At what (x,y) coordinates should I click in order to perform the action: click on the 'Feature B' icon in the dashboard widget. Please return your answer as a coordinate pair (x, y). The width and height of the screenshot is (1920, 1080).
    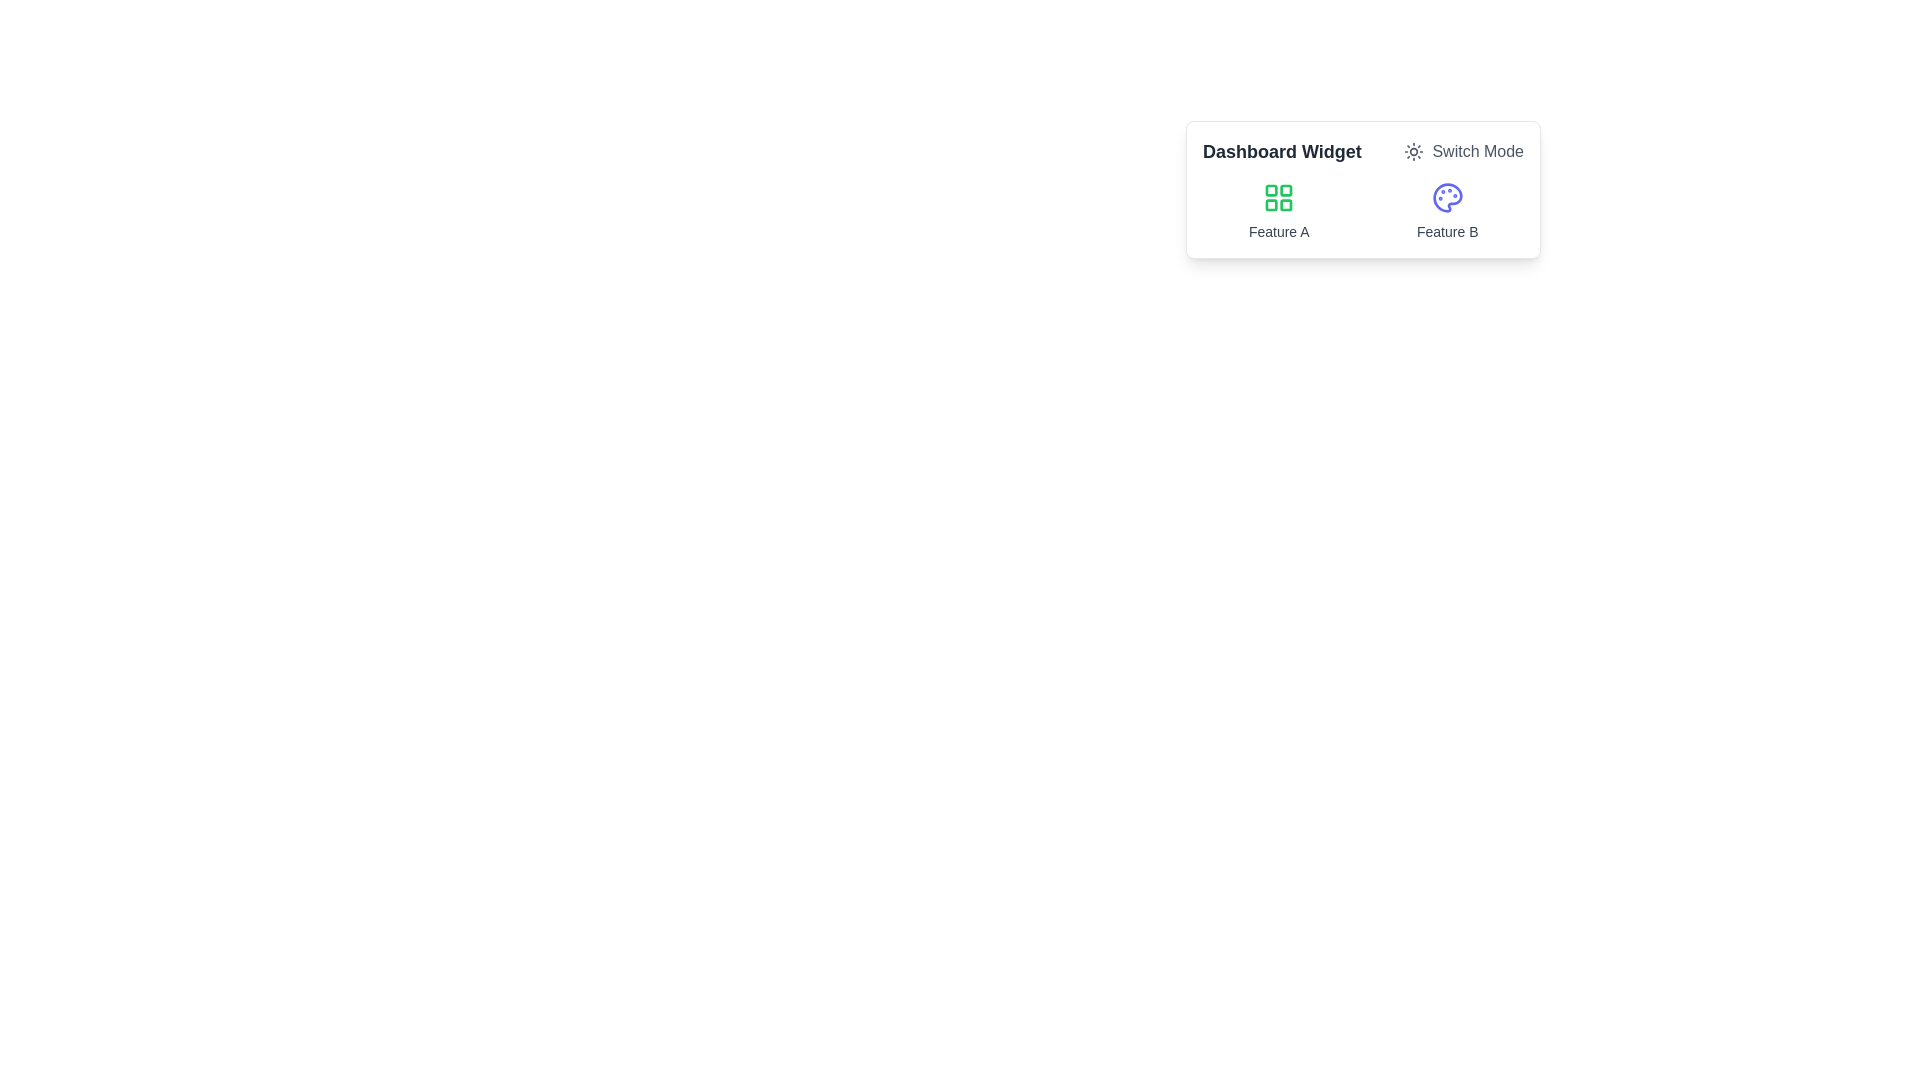
    Looking at the image, I should click on (1447, 212).